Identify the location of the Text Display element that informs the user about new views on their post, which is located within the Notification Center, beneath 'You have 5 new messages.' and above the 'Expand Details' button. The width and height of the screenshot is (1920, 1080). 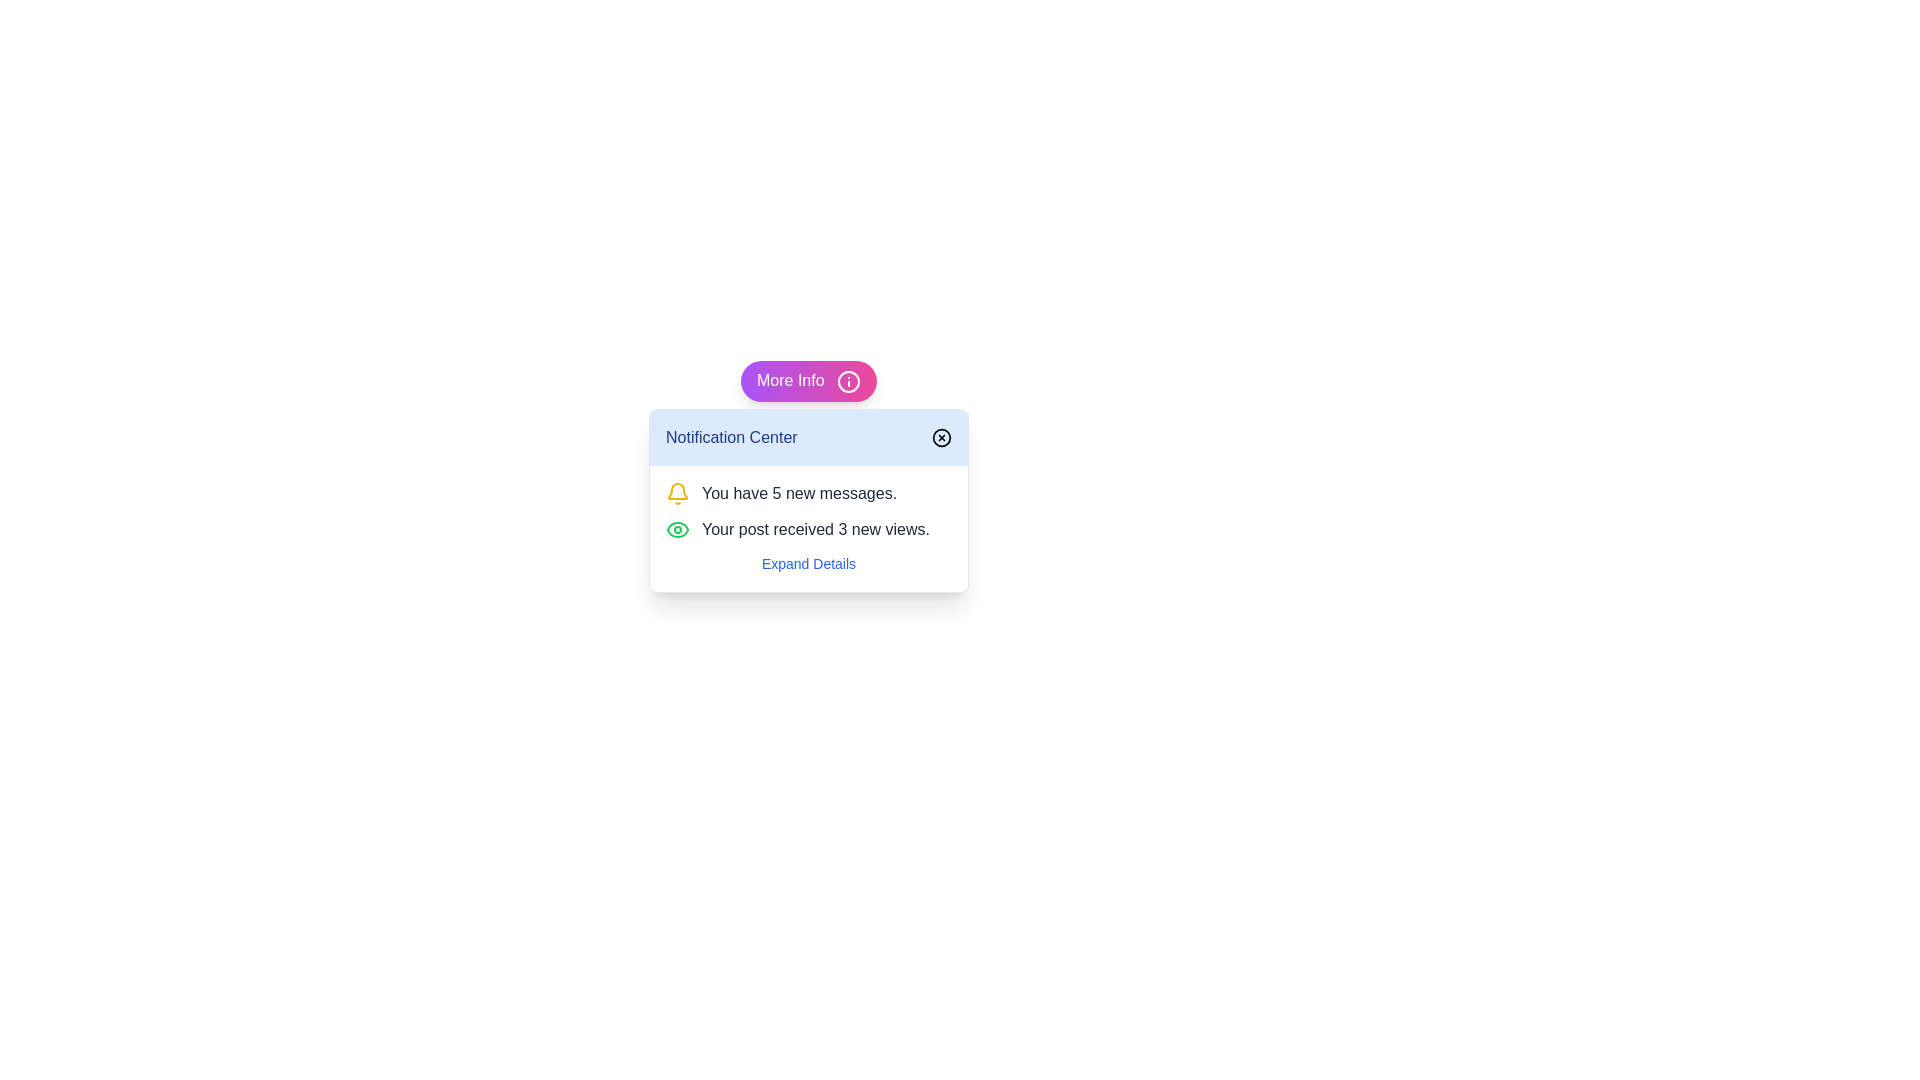
(816, 528).